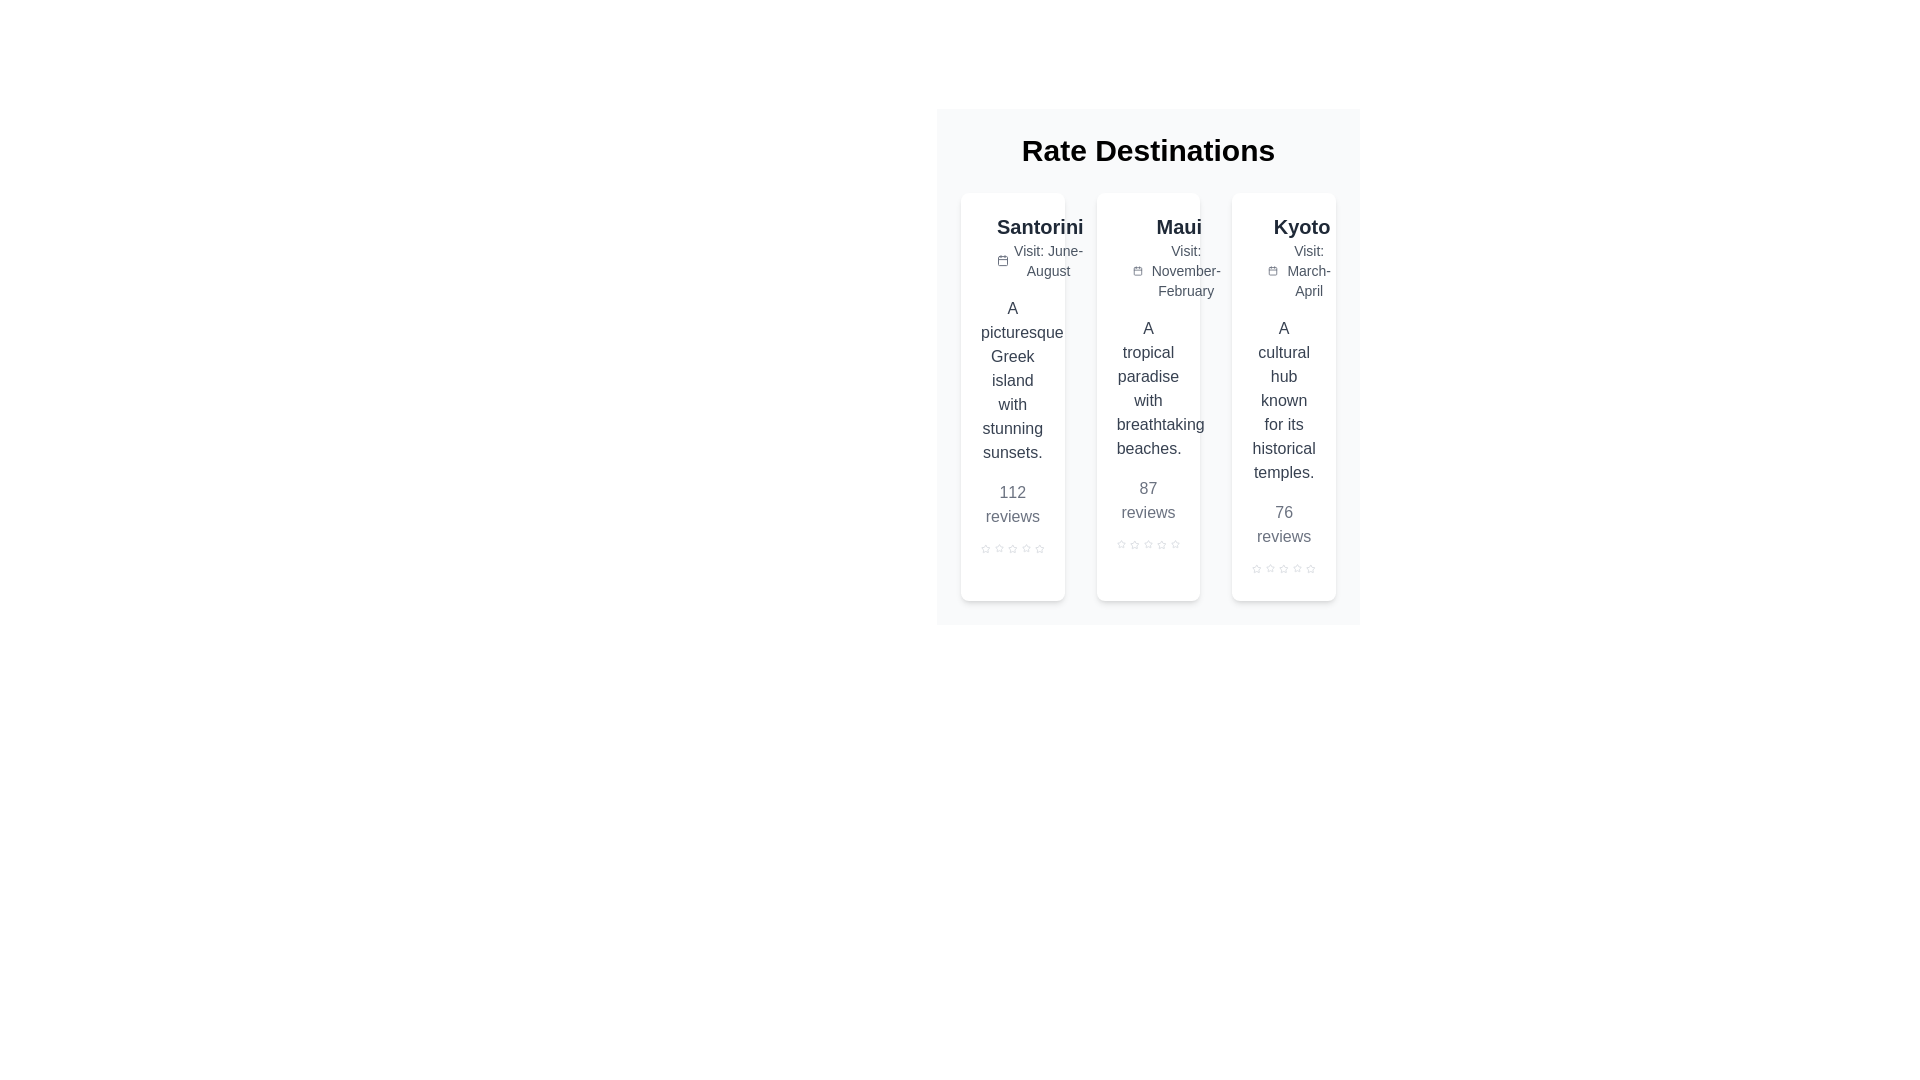  Describe the element at coordinates (1148, 389) in the screenshot. I see `text from the gray font label displaying 'A tropical paradise with breathtaking beaches.' located in the second card under the title 'Rate Destinations'` at that location.